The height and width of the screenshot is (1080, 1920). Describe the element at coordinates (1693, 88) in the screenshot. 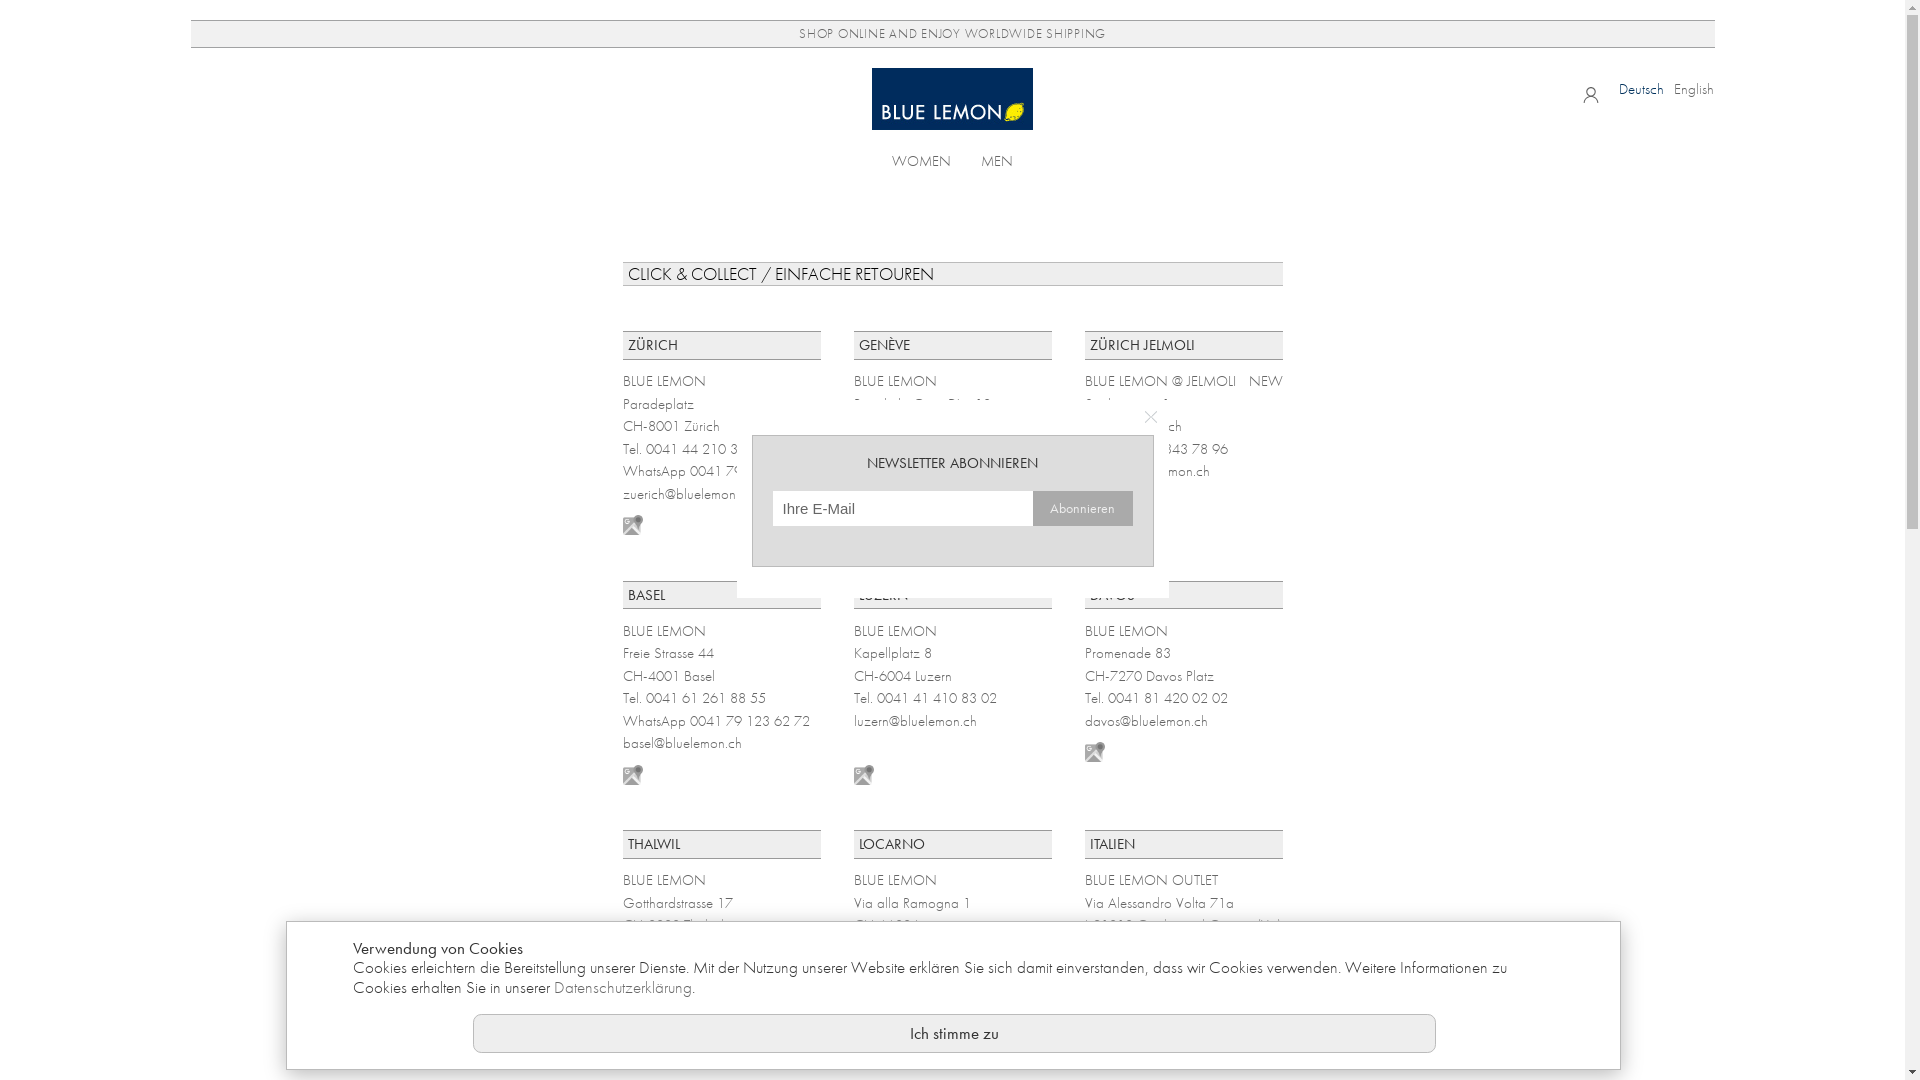

I see `'English'` at that location.